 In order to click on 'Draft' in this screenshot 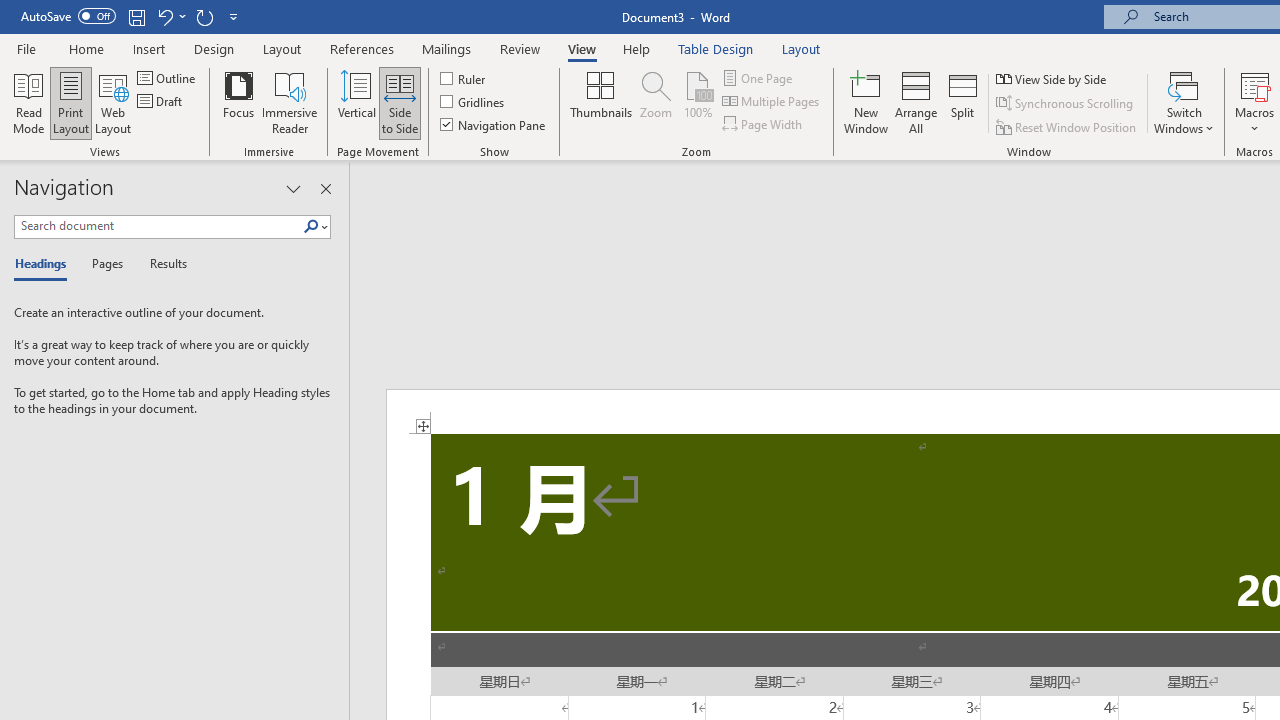, I will do `click(161, 101)`.